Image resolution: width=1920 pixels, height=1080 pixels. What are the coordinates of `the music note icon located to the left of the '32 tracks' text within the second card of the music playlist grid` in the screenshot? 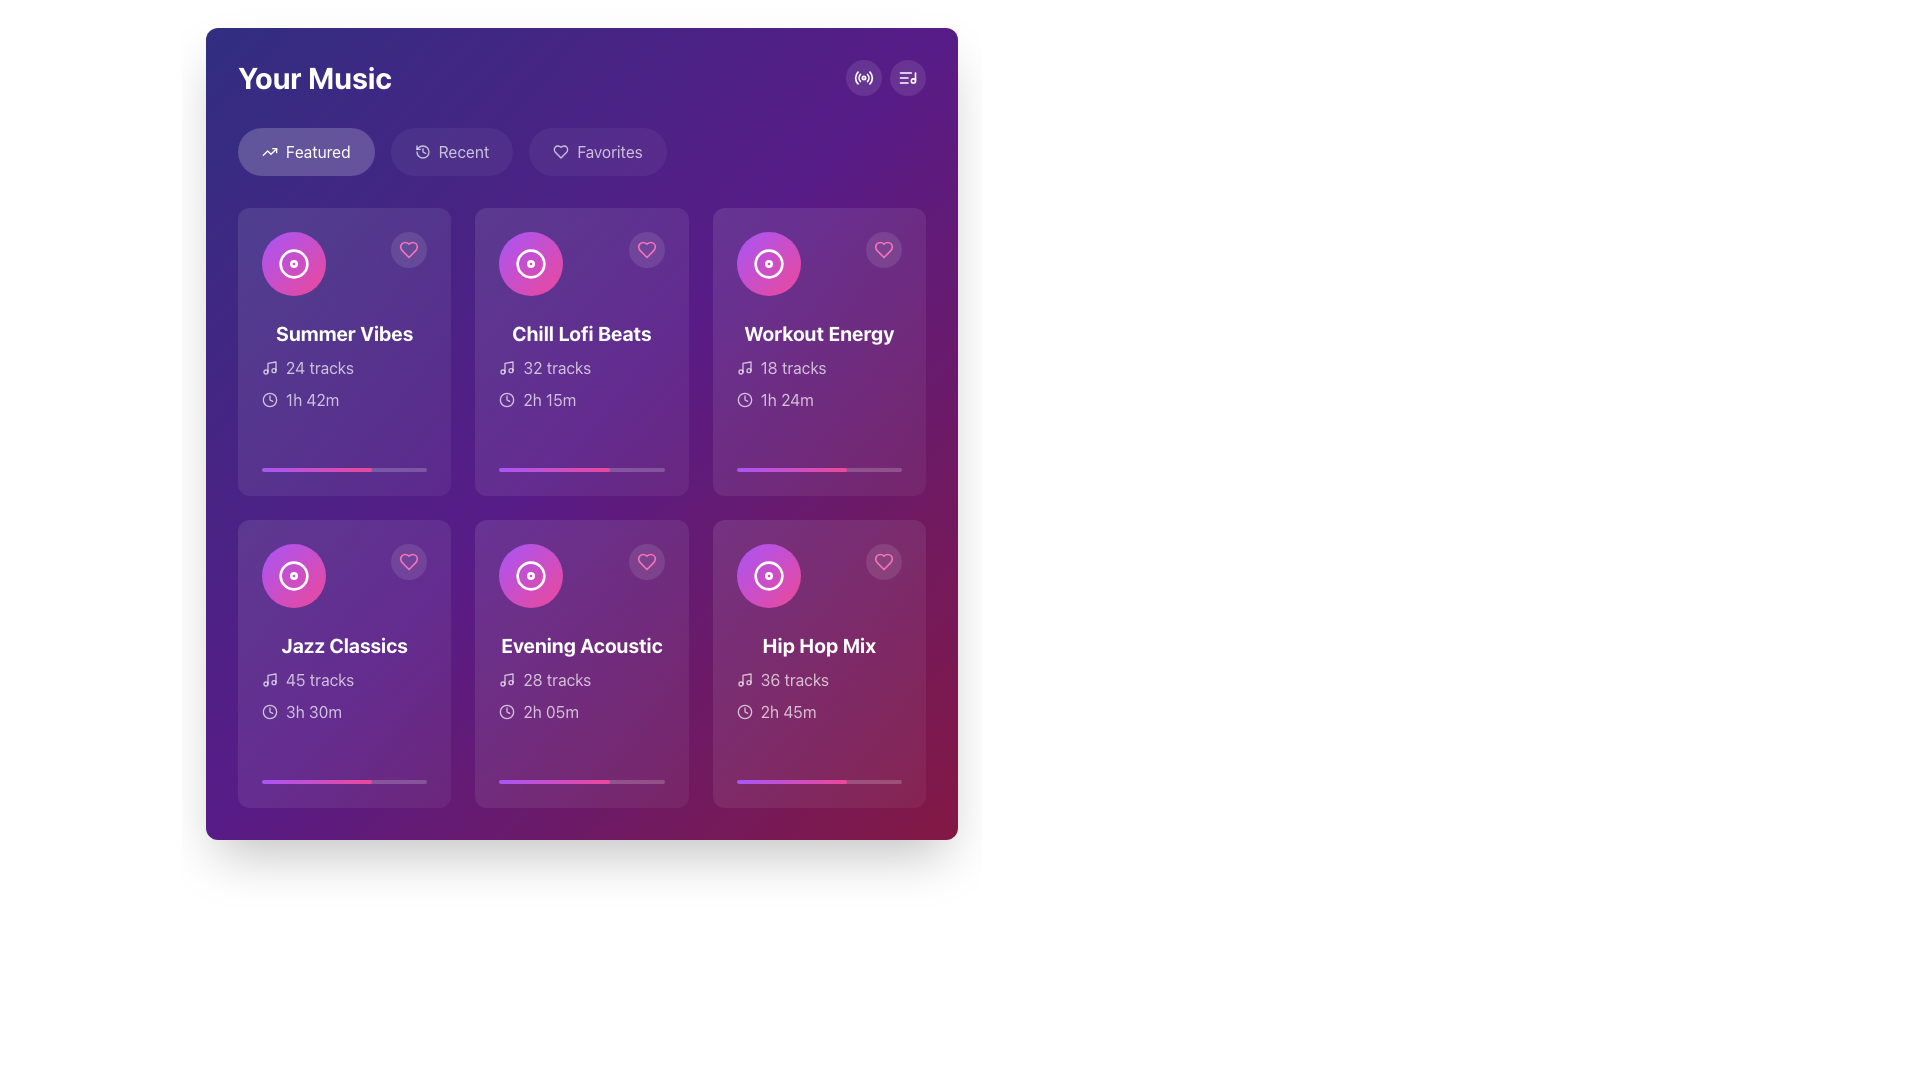 It's located at (507, 367).